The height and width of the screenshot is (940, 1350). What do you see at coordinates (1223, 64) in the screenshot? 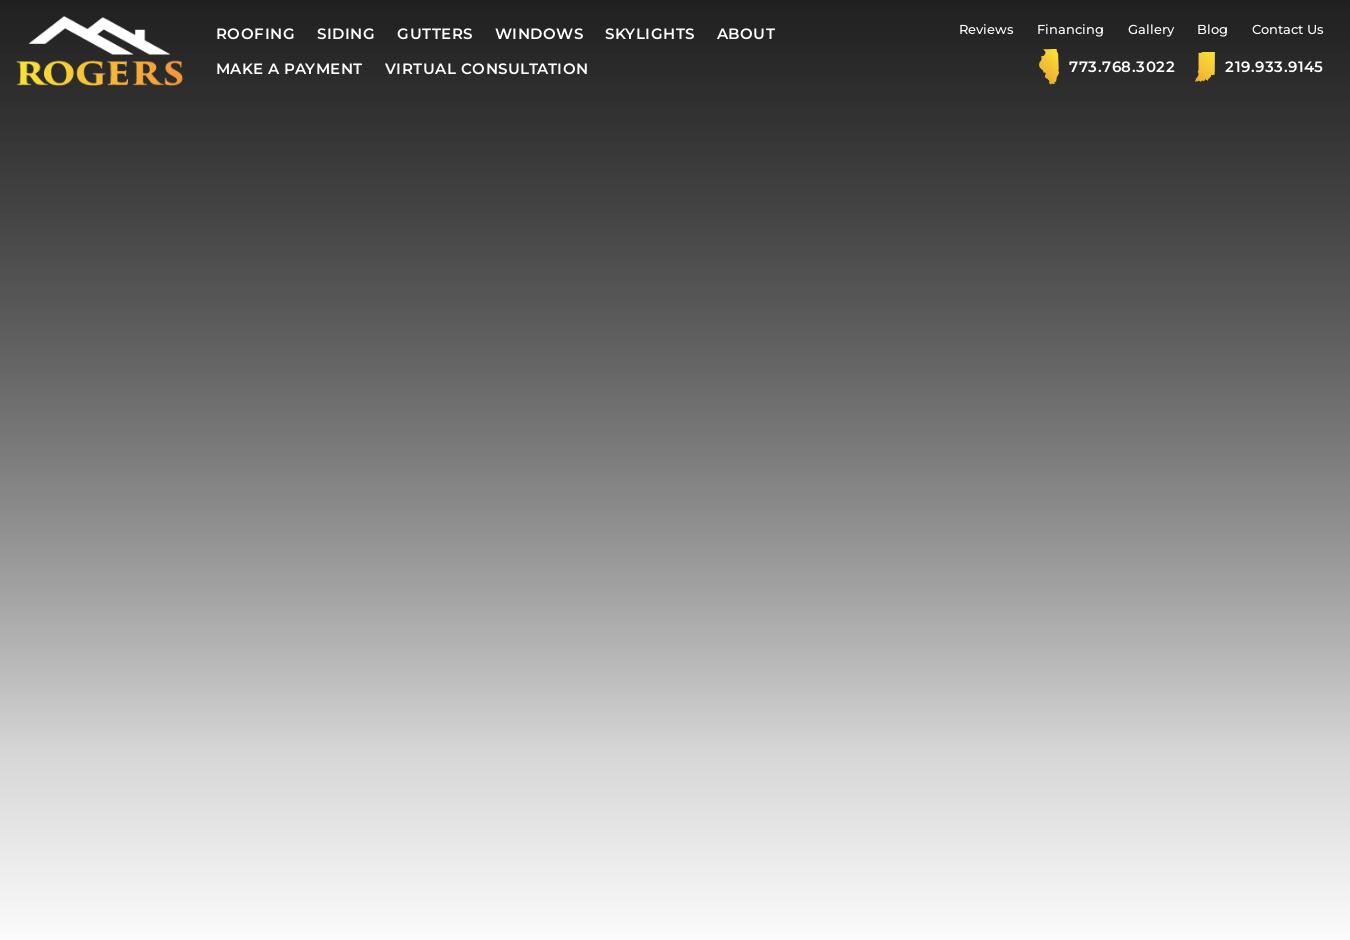
I see `'219.933.9145'` at bounding box center [1223, 64].